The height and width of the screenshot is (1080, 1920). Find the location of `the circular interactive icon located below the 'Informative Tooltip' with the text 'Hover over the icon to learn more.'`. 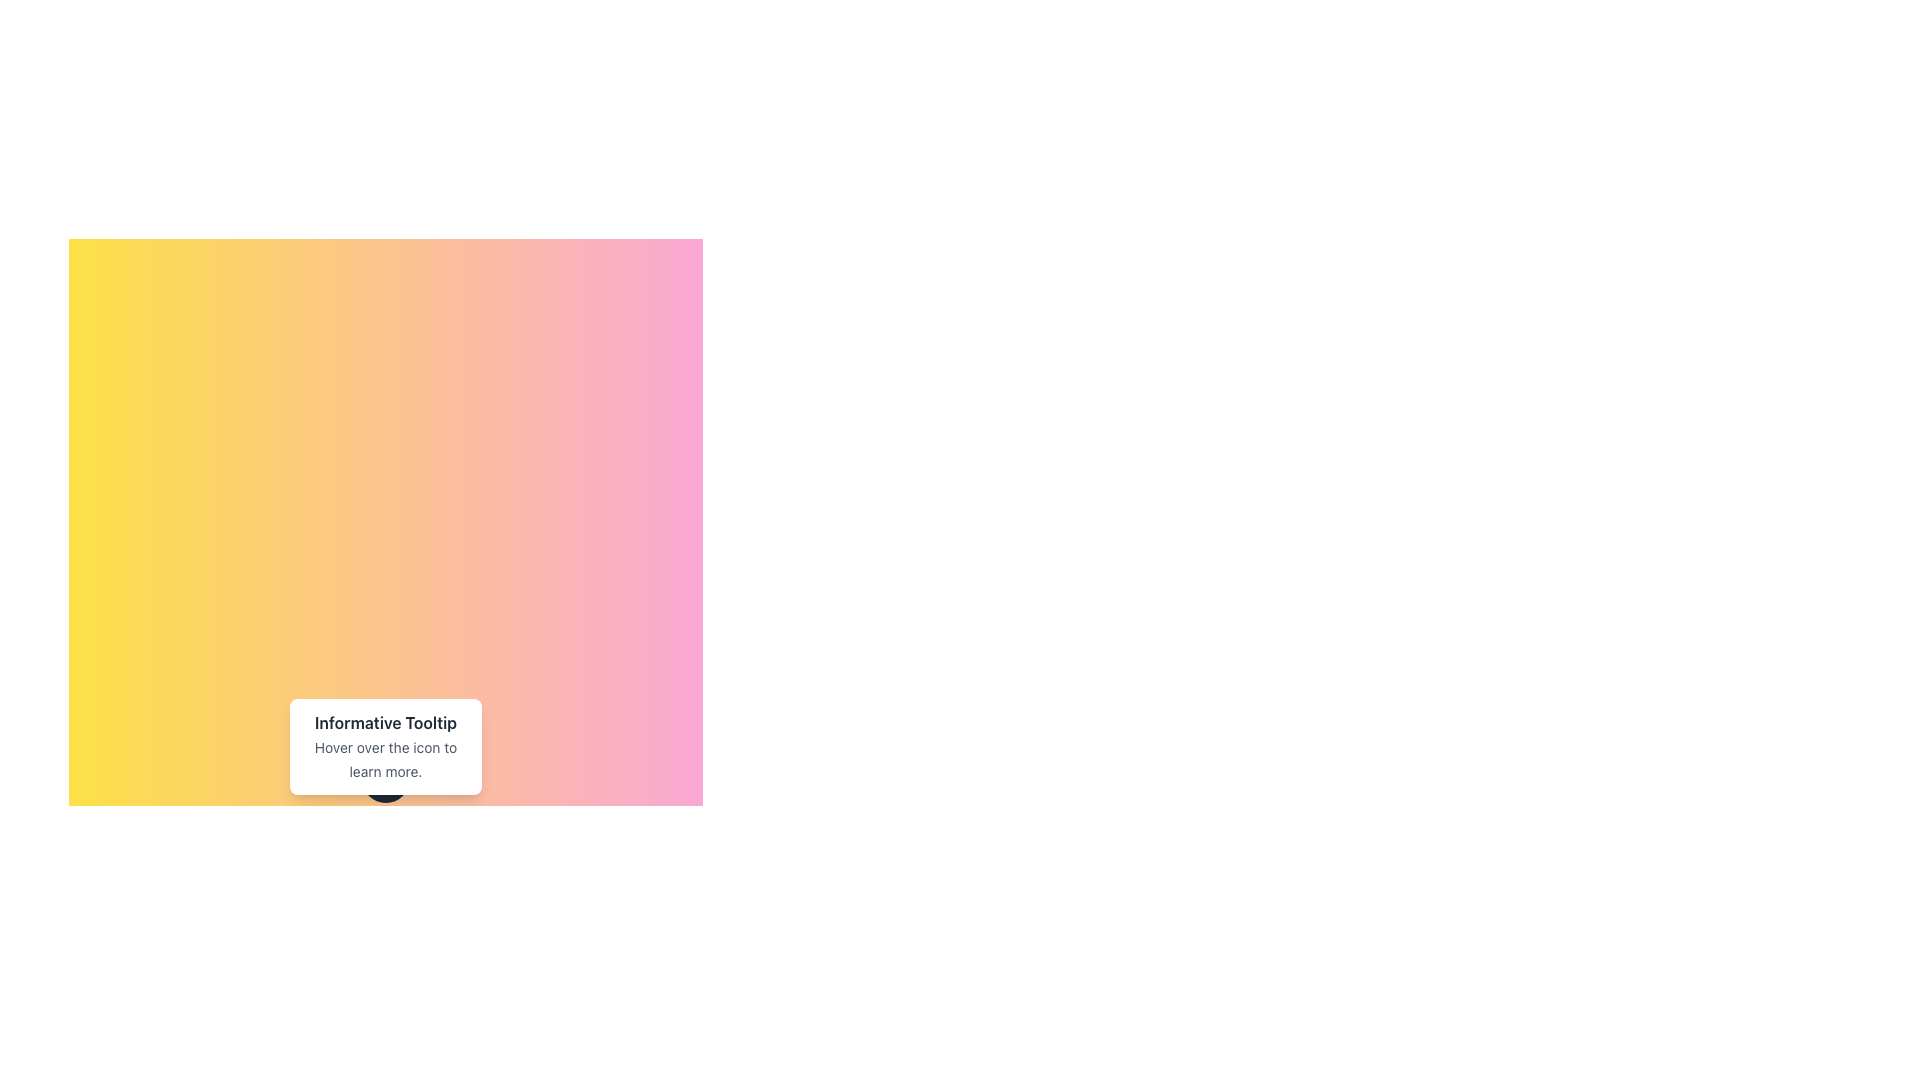

the circular interactive icon located below the 'Informative Tooltip' with the text 'Hover over the icon to learn more.' is located at coordinates (385, 778).